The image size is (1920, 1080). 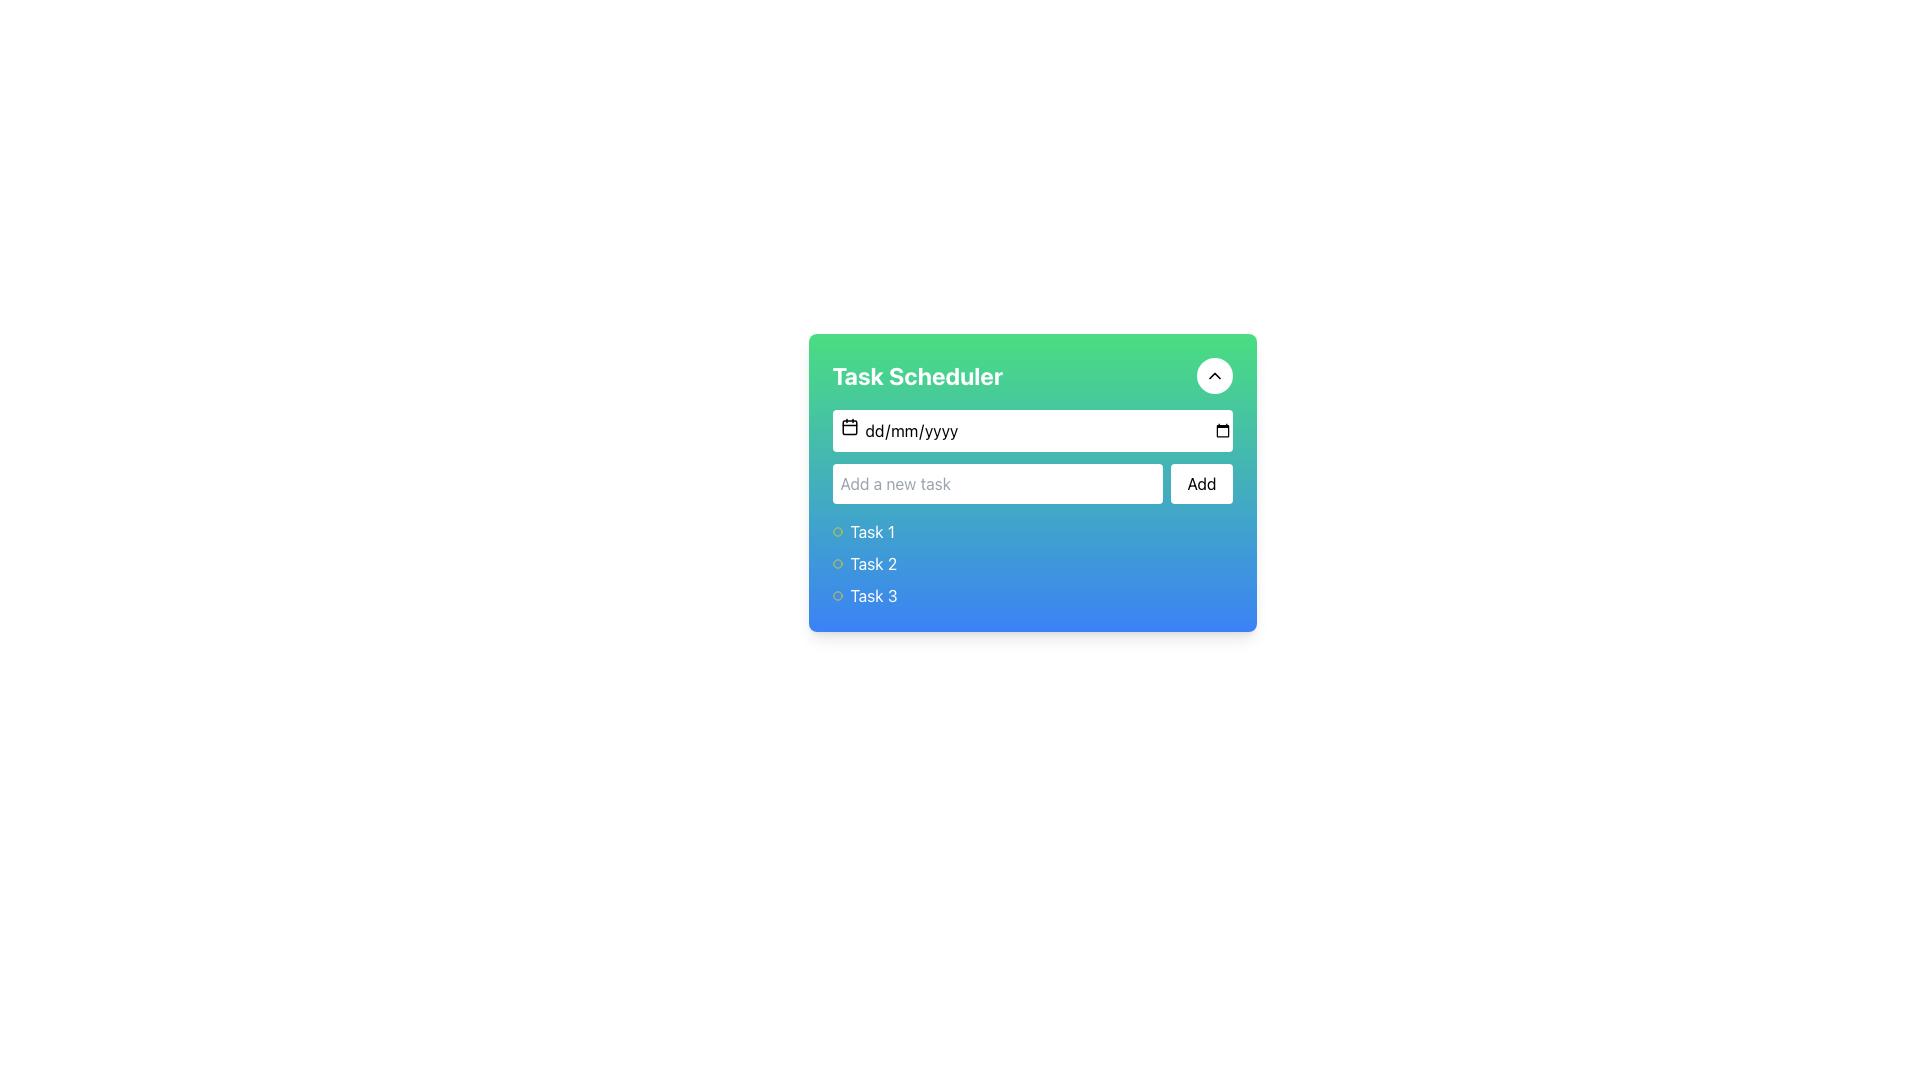 I want to click on the button located in the top-right section of the 'Task Scheduler' header, so click(x=1213, y=375).